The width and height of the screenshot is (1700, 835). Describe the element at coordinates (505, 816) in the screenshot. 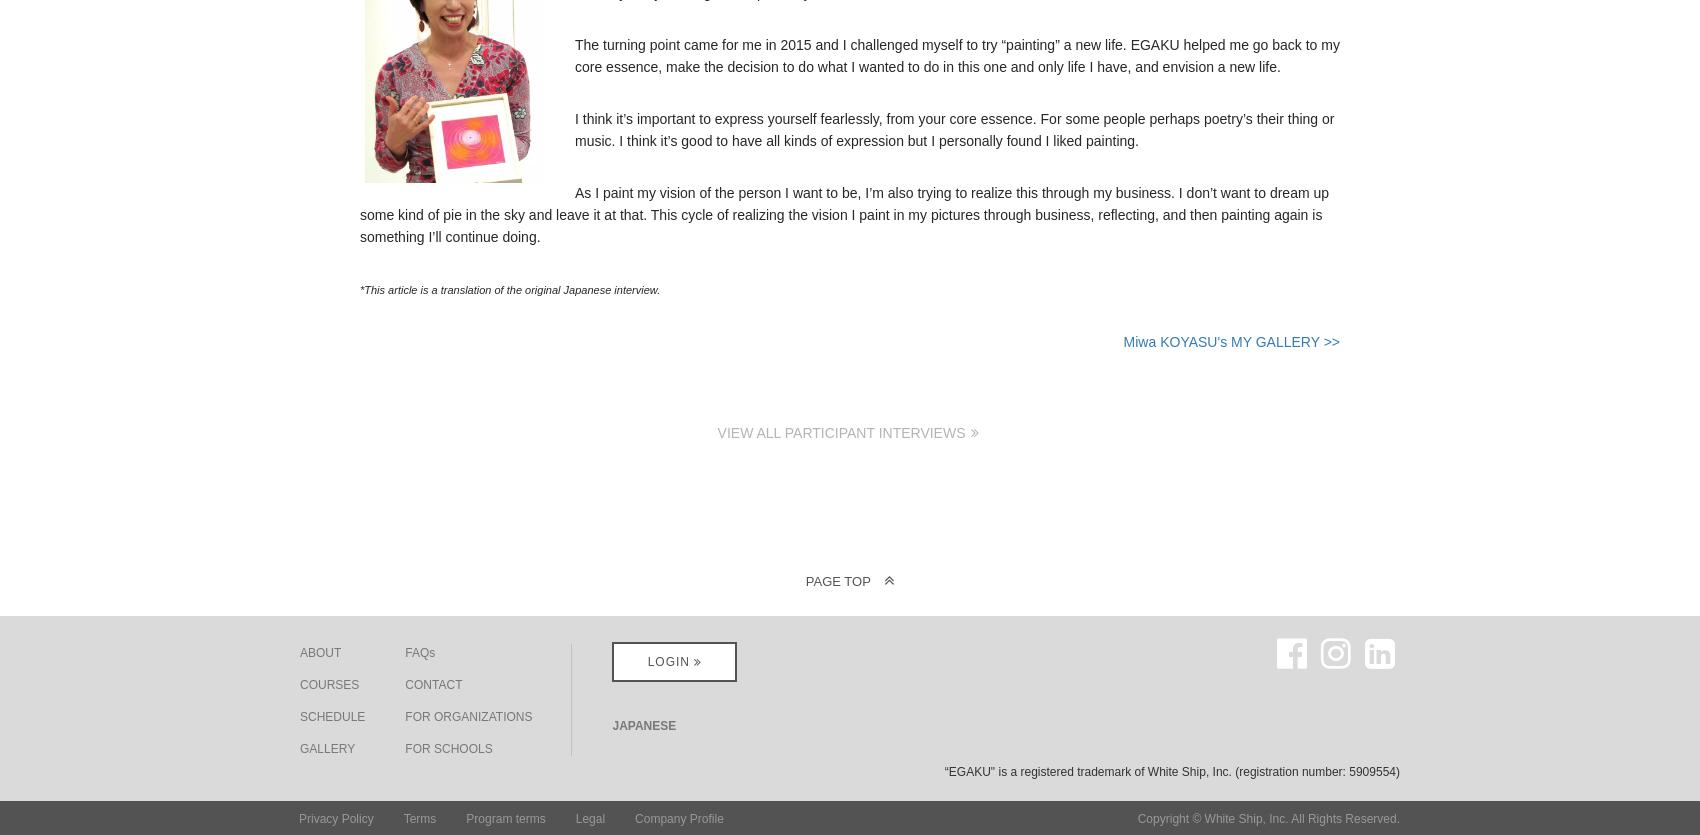

I see `'Program terms'` at that location.